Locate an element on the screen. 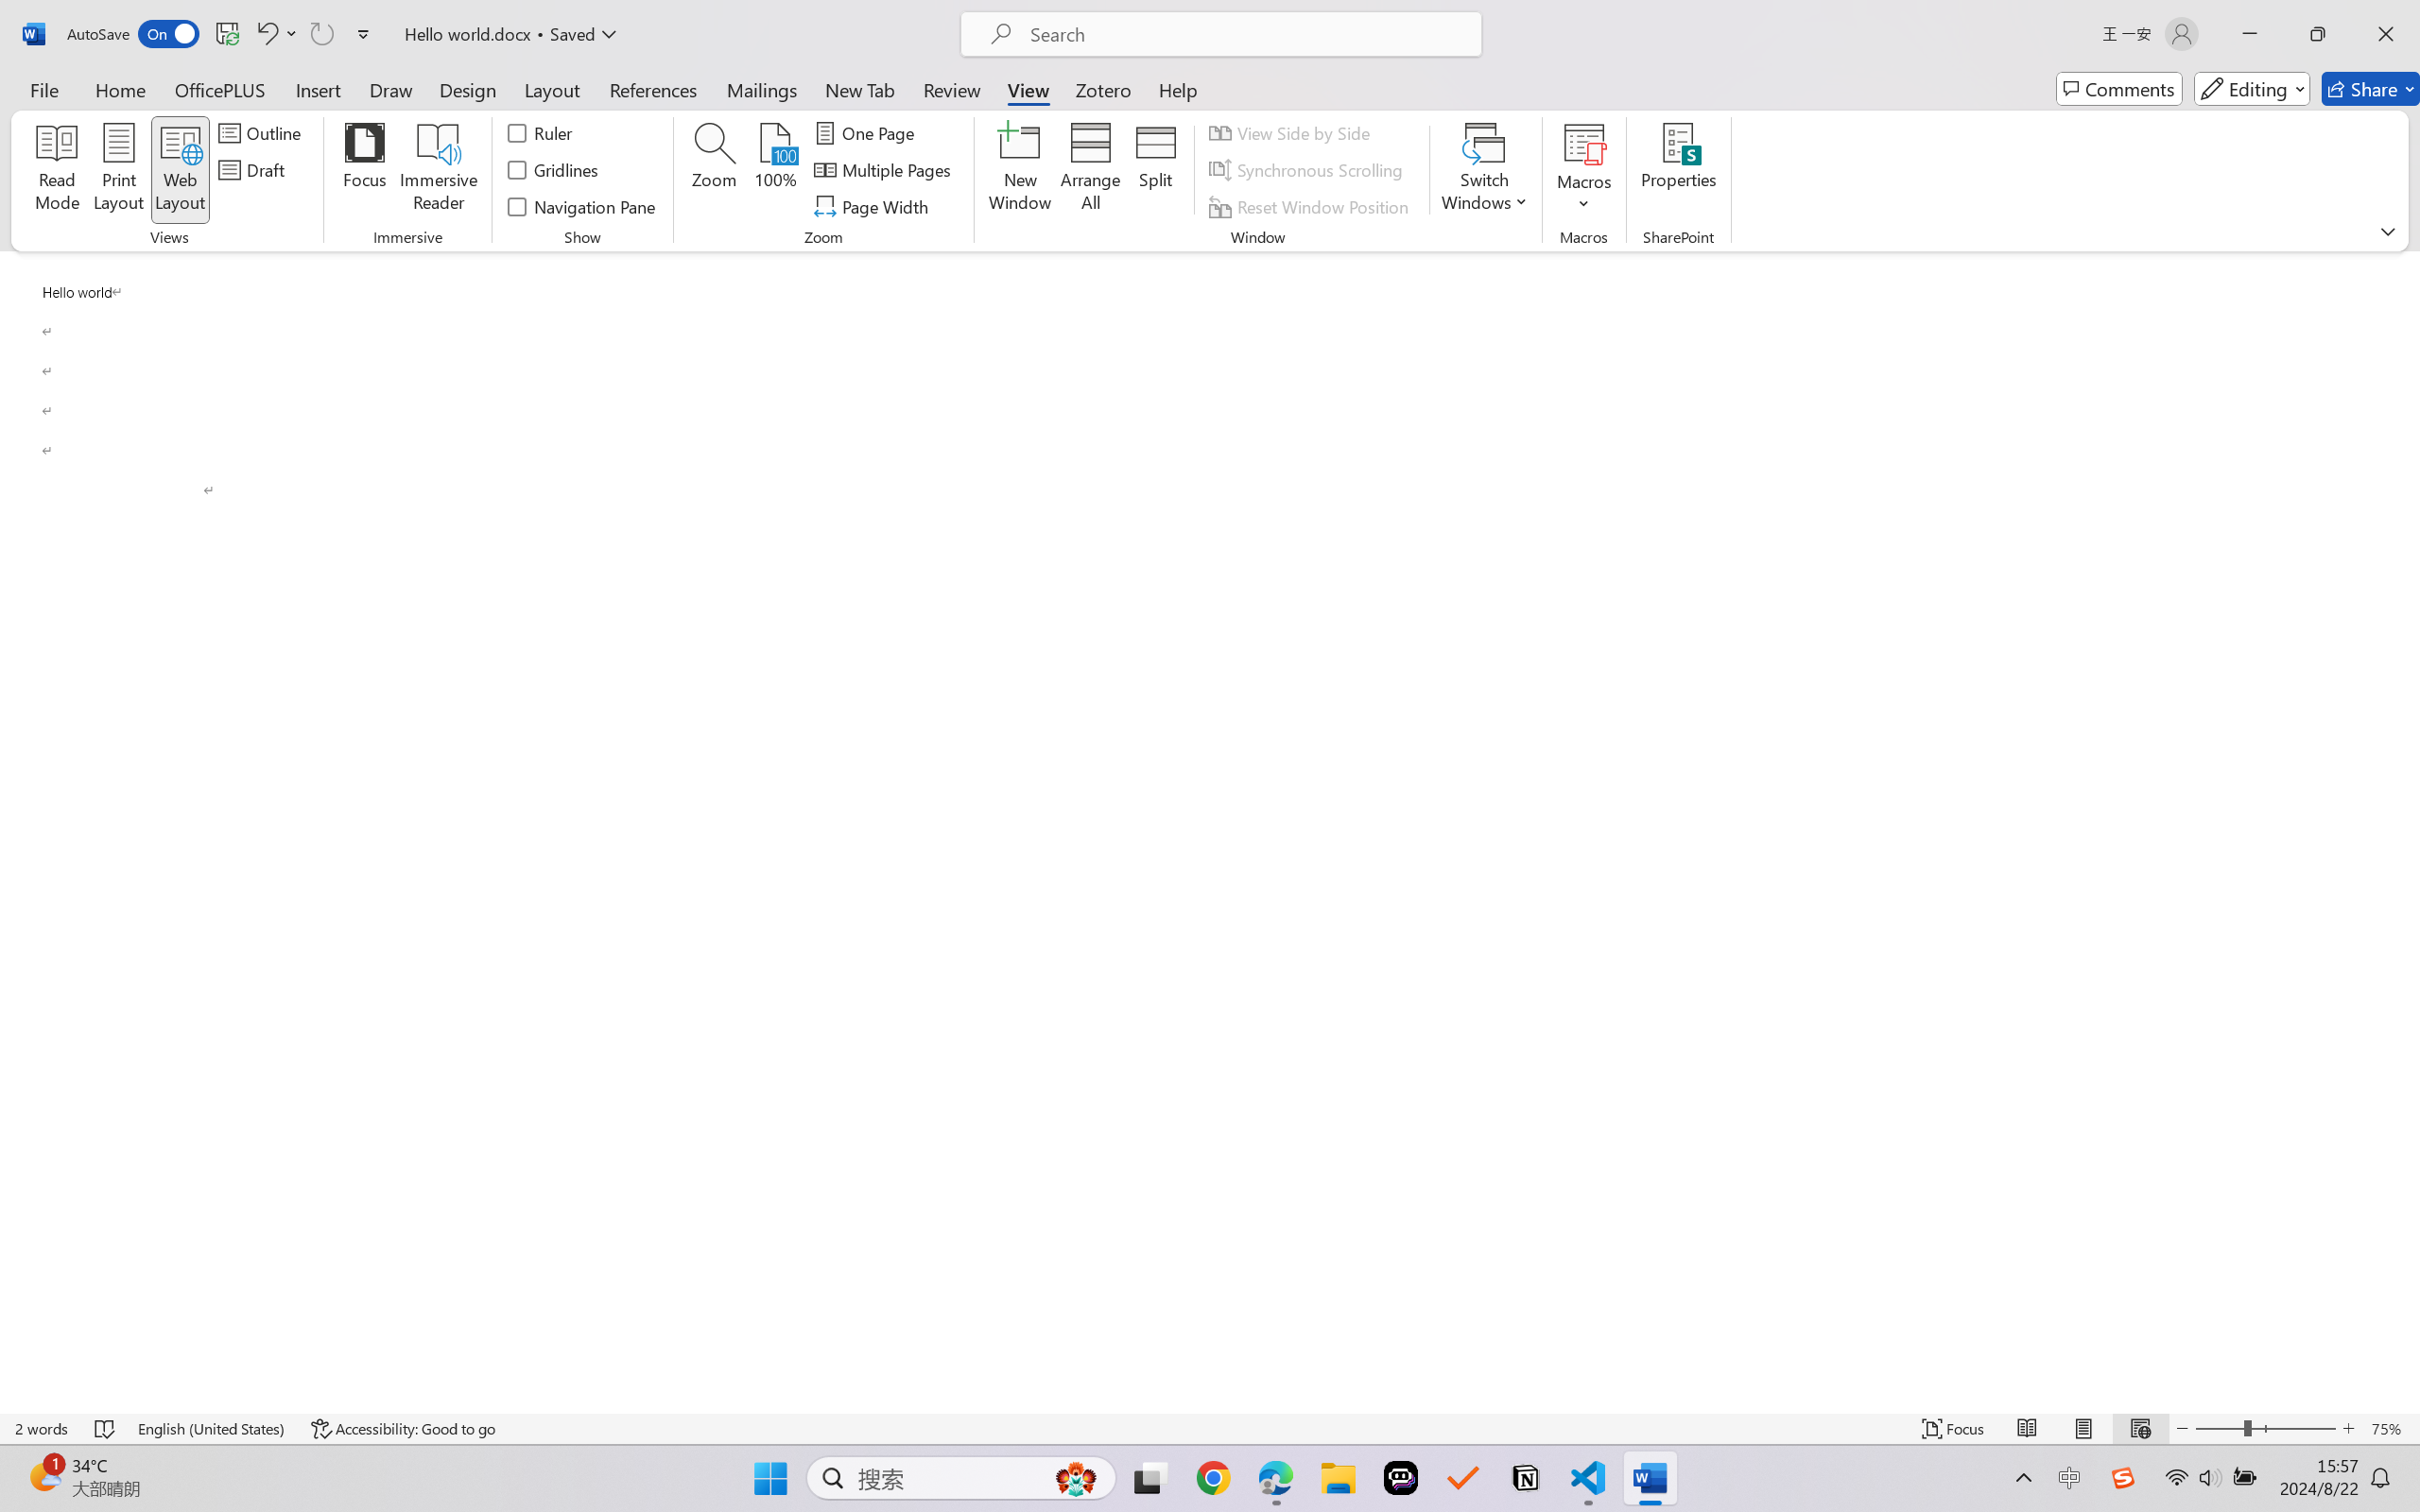  'Page Width' is located at coordinates (873, 207).